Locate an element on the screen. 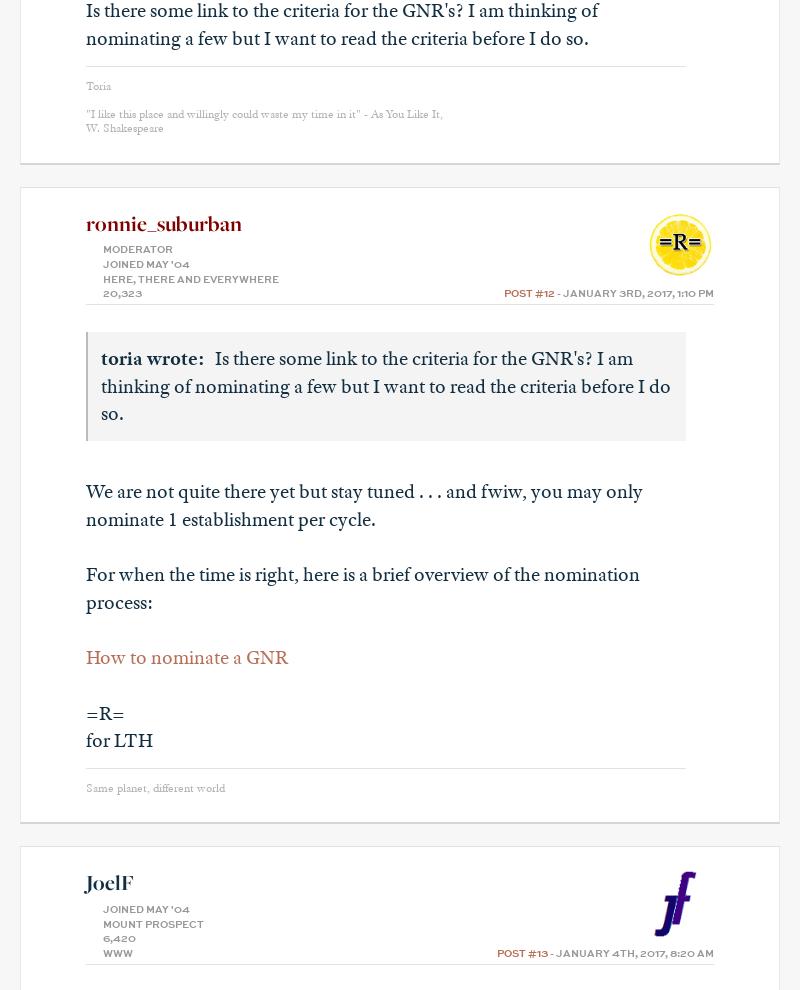  'Post #12' is located at coordinates (528, 294).